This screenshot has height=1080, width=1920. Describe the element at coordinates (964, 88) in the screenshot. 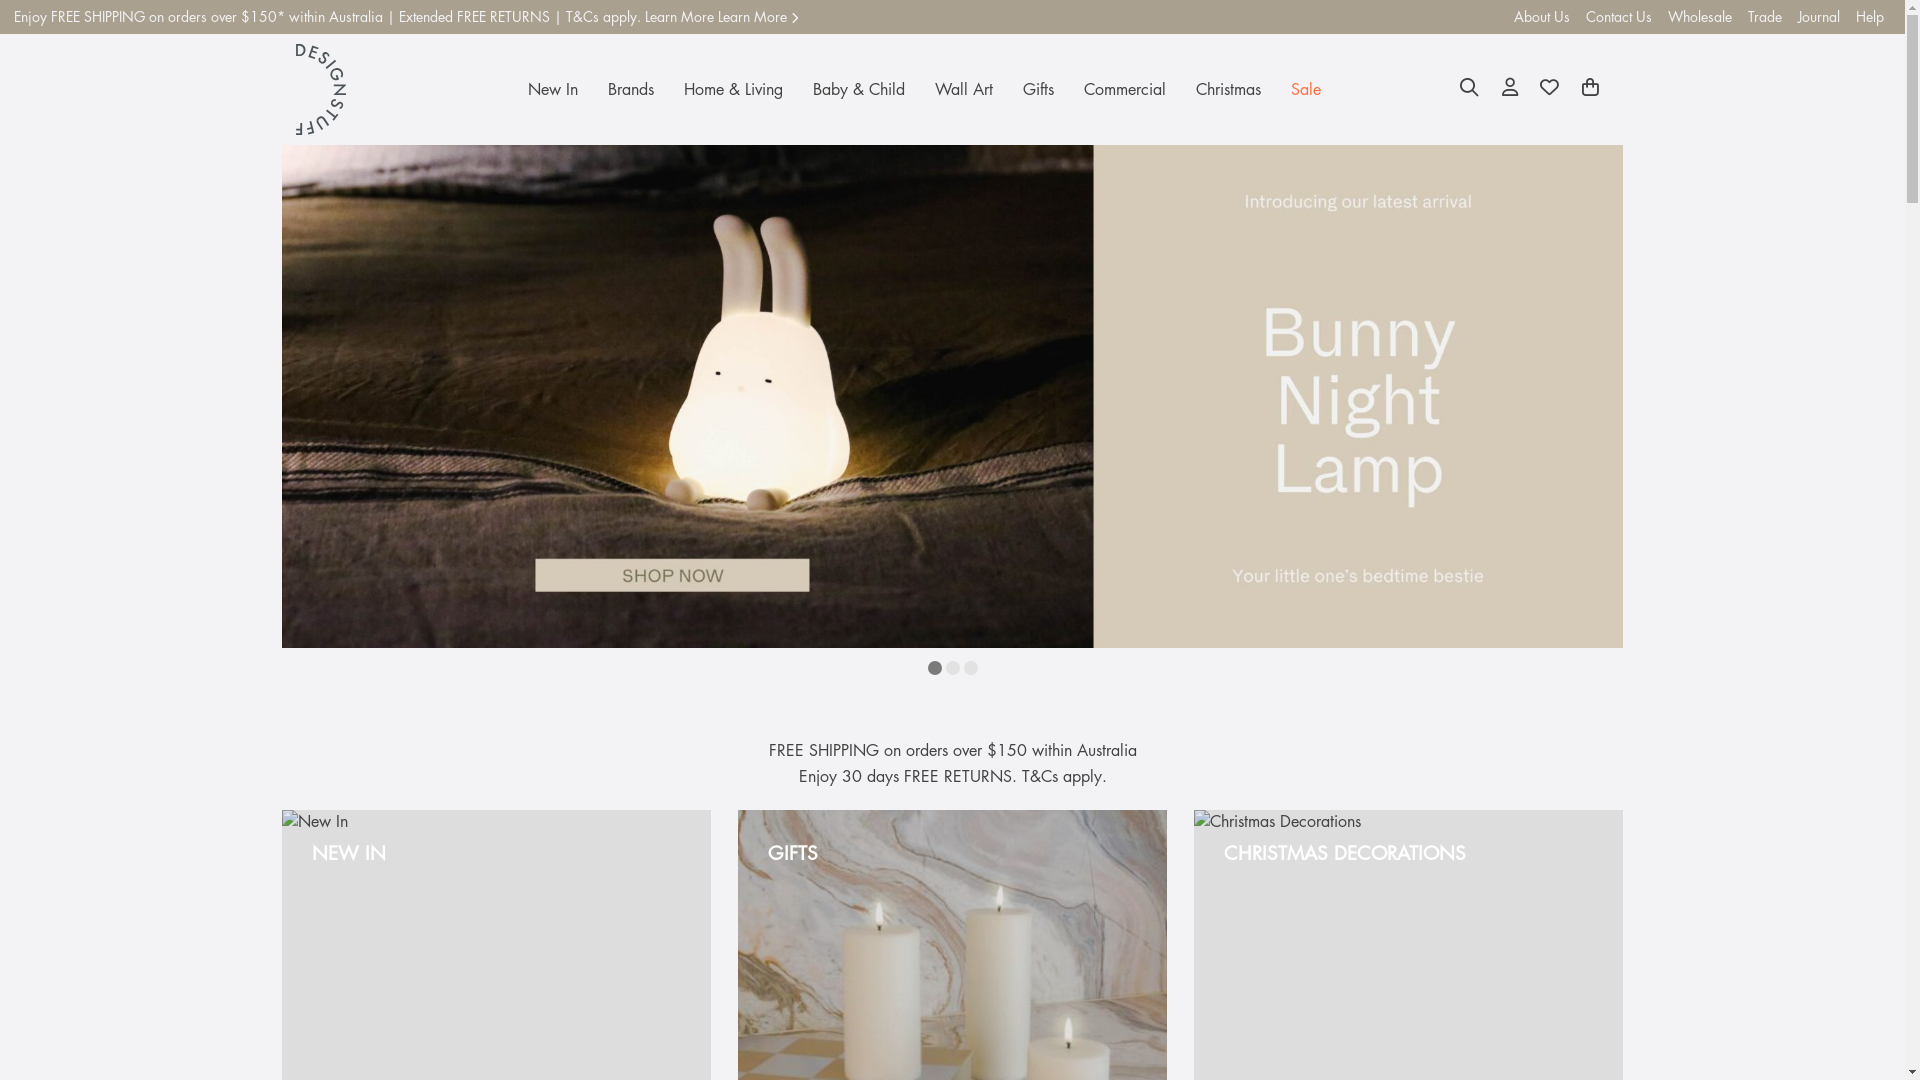

I see `'Wall Art'` at that location.